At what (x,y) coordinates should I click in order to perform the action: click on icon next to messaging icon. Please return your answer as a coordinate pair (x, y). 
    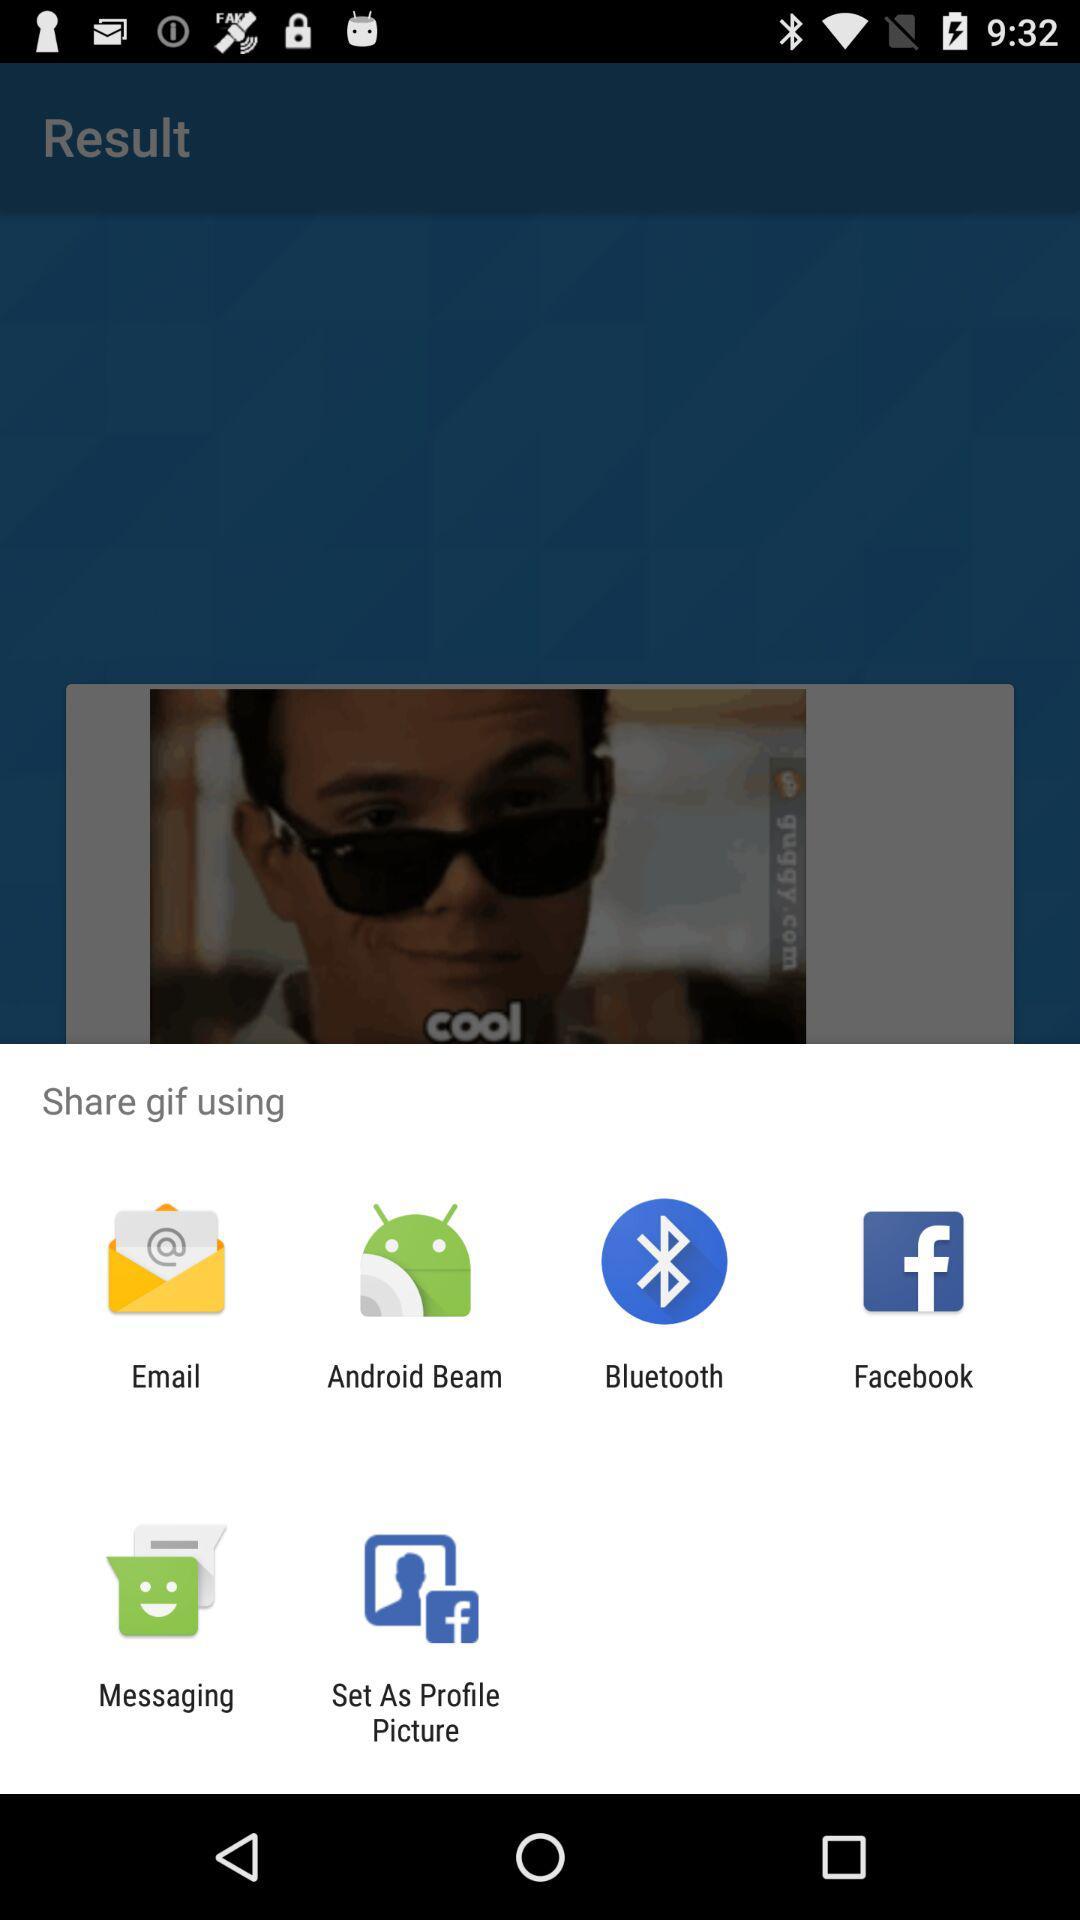
    Looking at the image, I should click on (414, 1711).